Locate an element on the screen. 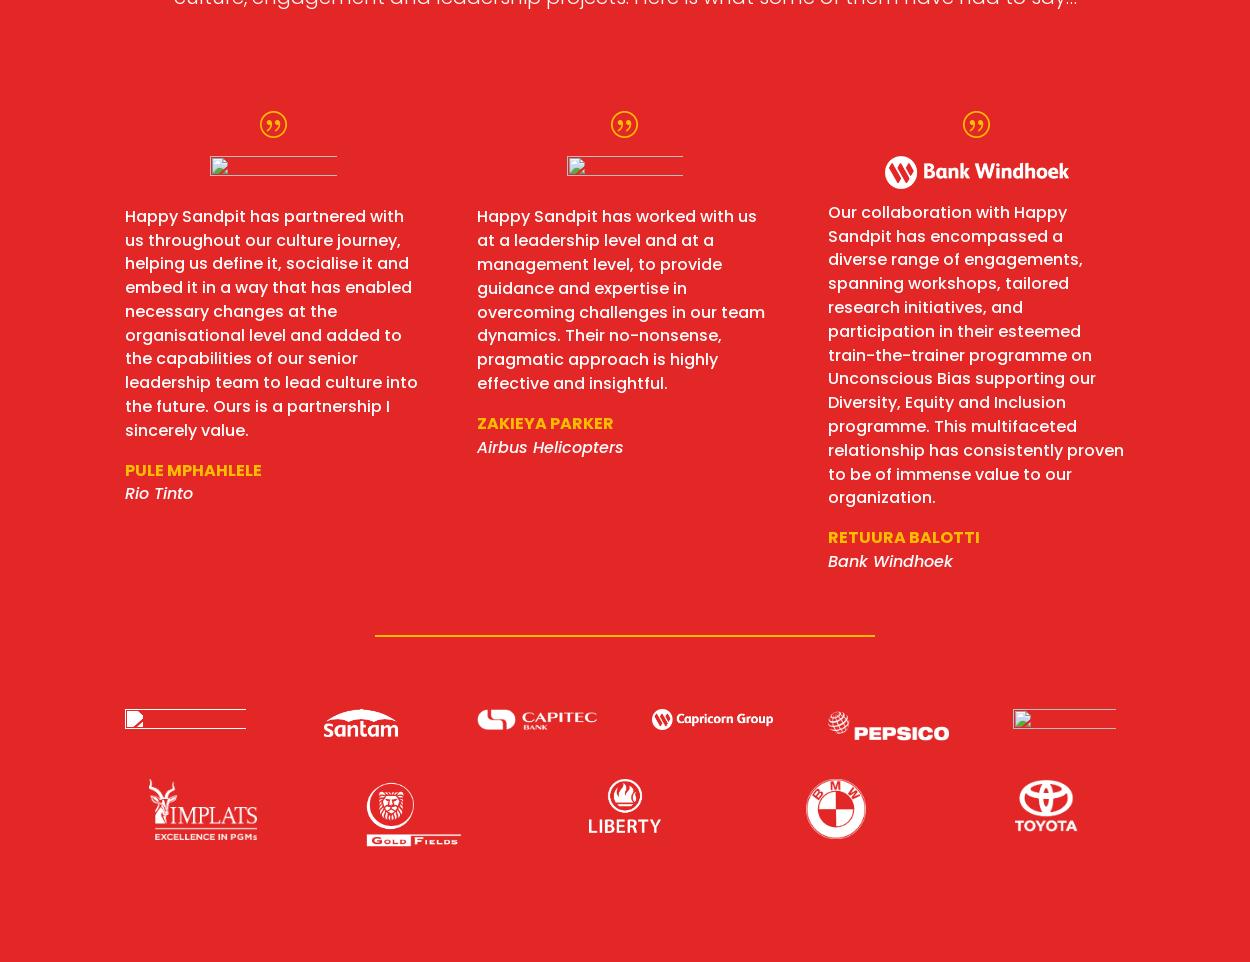 The width and height of the screenshot is (1250, 962). 'Happy Sandpit has partnered with us throughout our culture journey, helping us define it, socialise it and embed it in a way that has enabled necessary changes at the organisational level and added to the capabilities of our senior leadership team to lead culture into the future. Ours is a partnership I sincerely value.' is located at coordinates (271, 321).